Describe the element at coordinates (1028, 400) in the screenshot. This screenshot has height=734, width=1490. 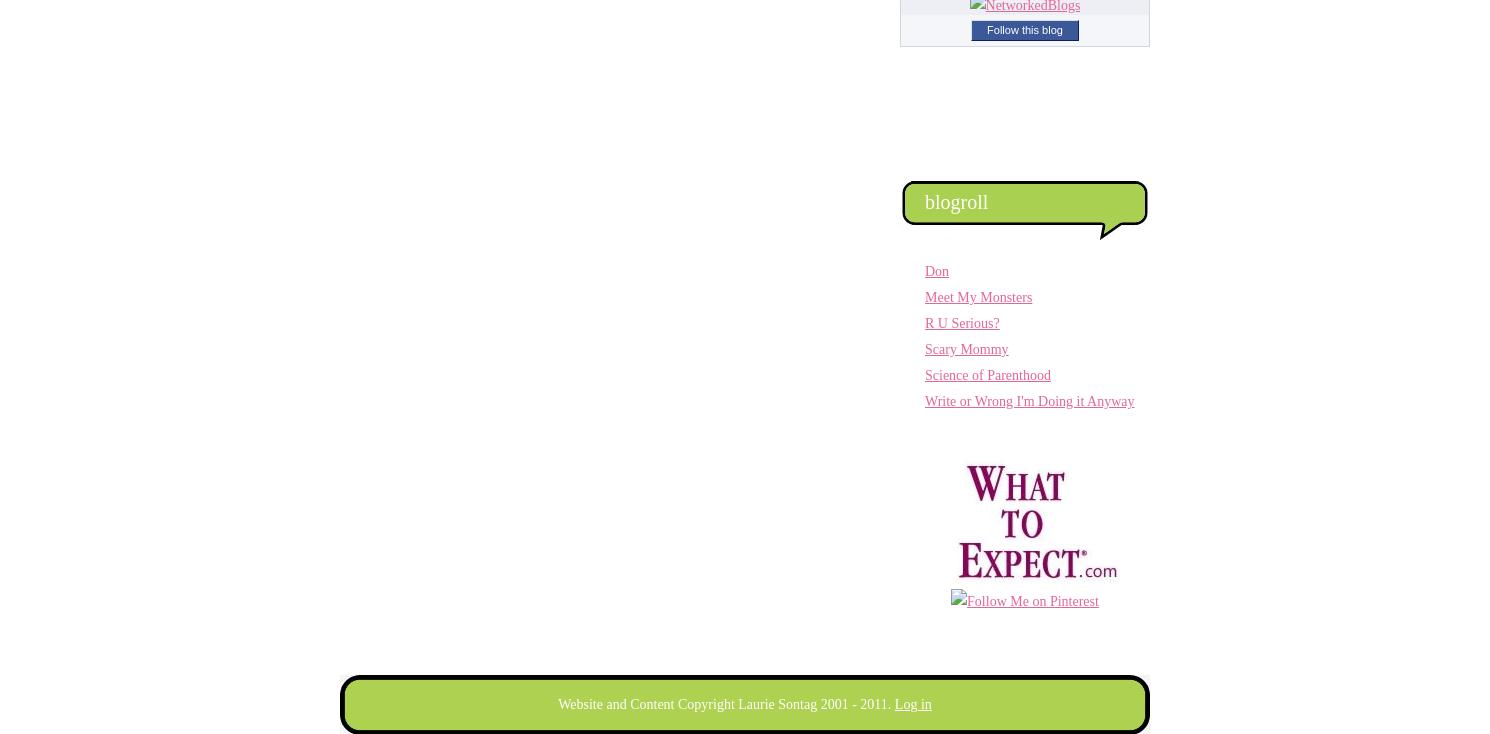
I see `'Write or Wrong I'm Doing it Anyway'` at that location.